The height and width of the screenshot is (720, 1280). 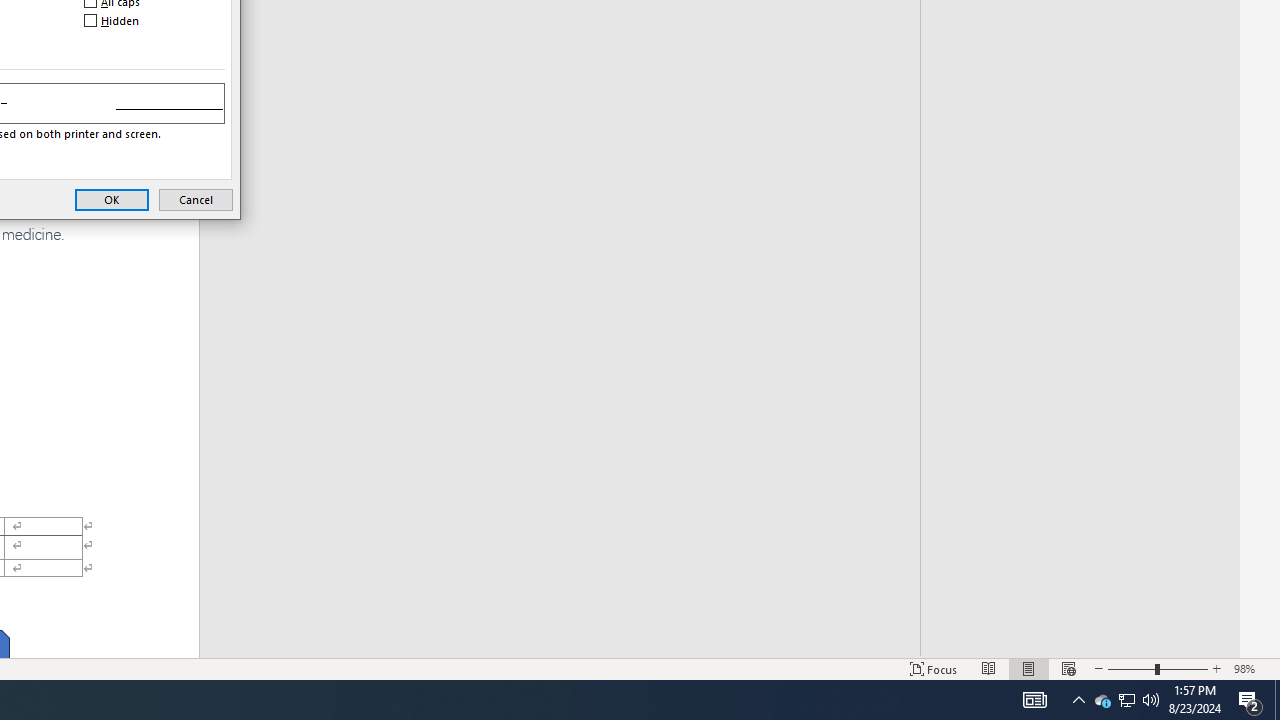 I want to click on 'Print Layout', so click(x=1029, y=669).